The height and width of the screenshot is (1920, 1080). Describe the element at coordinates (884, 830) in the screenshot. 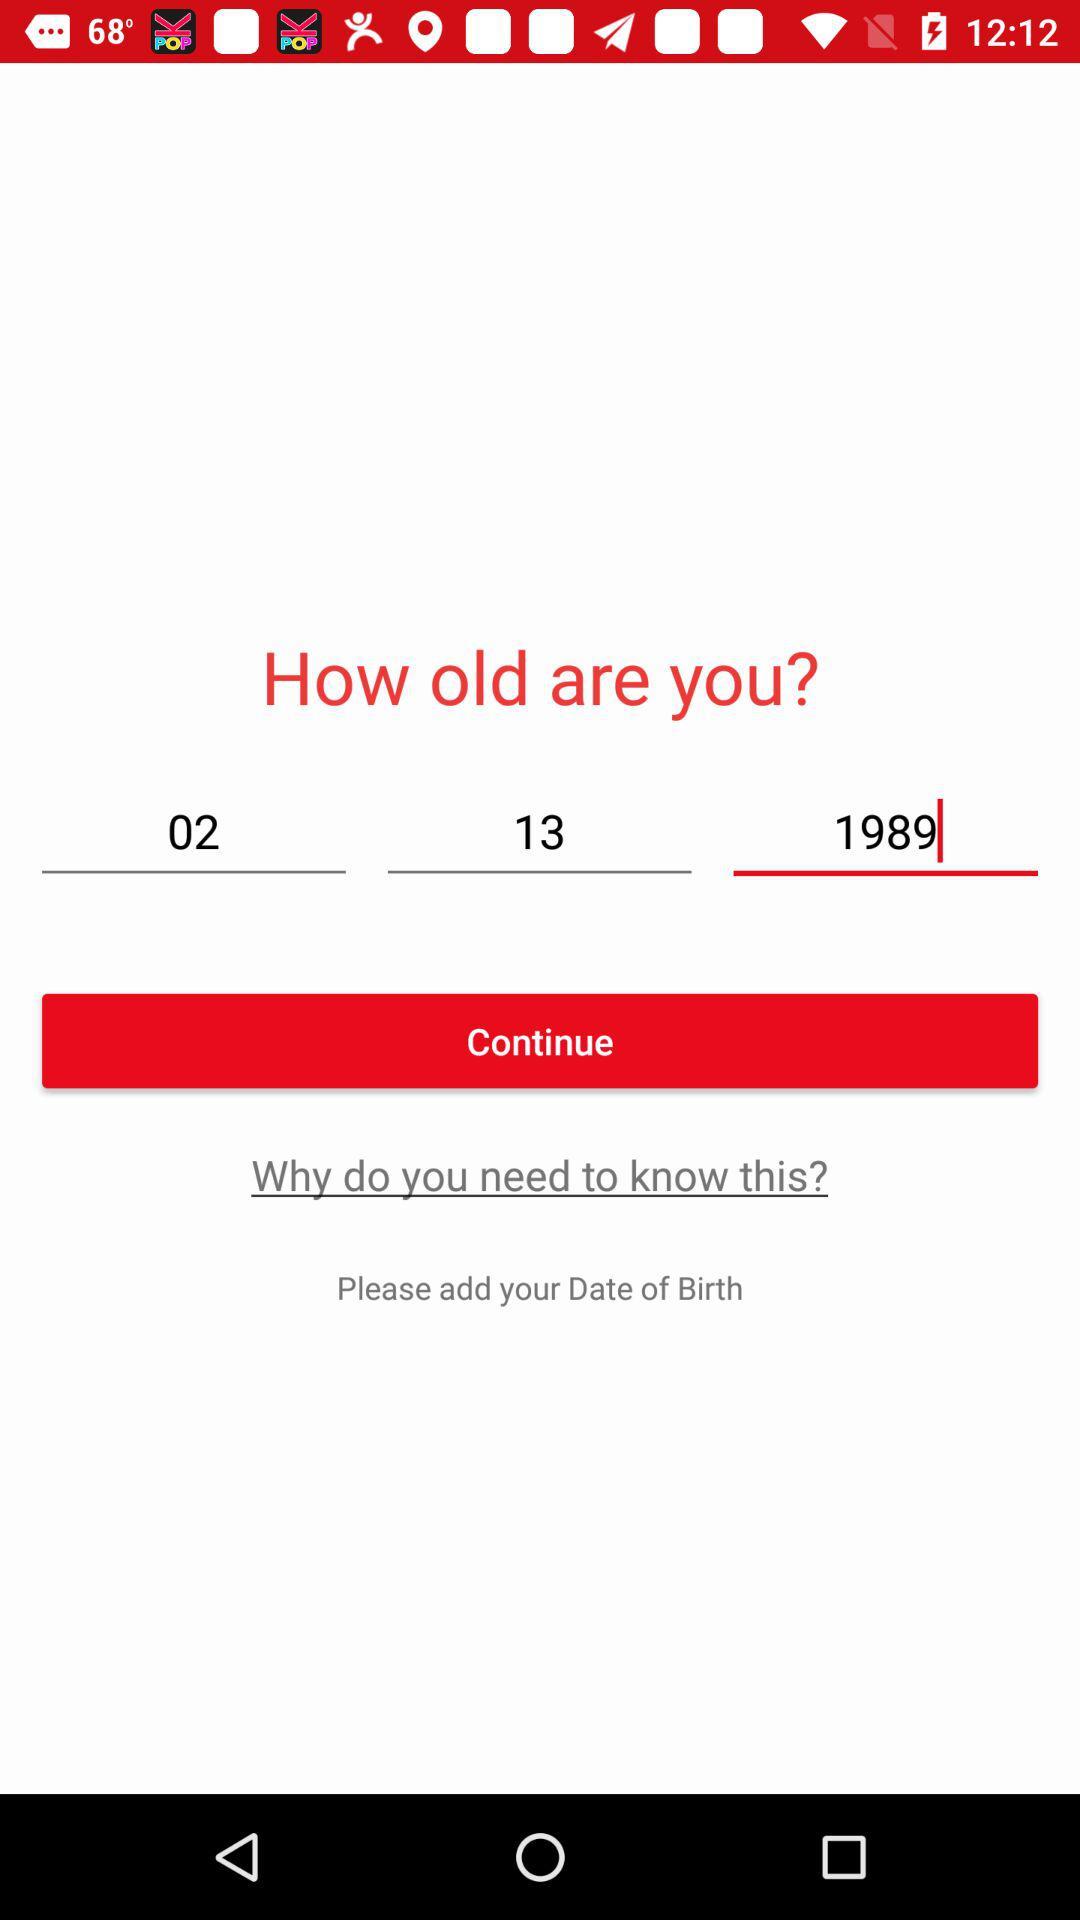

I see `the item next to 13 icon` at that location.